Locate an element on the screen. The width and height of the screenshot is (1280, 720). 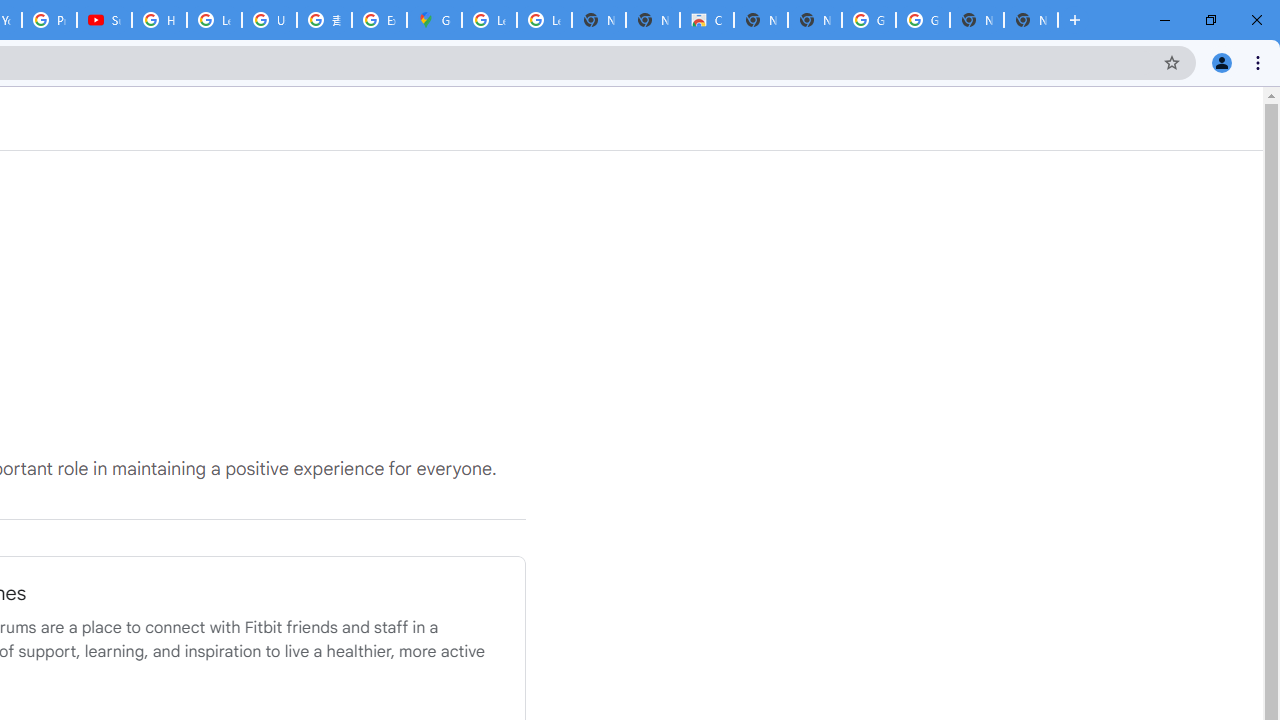
'Chrome Web Store' is located at coordinates (706, 20).